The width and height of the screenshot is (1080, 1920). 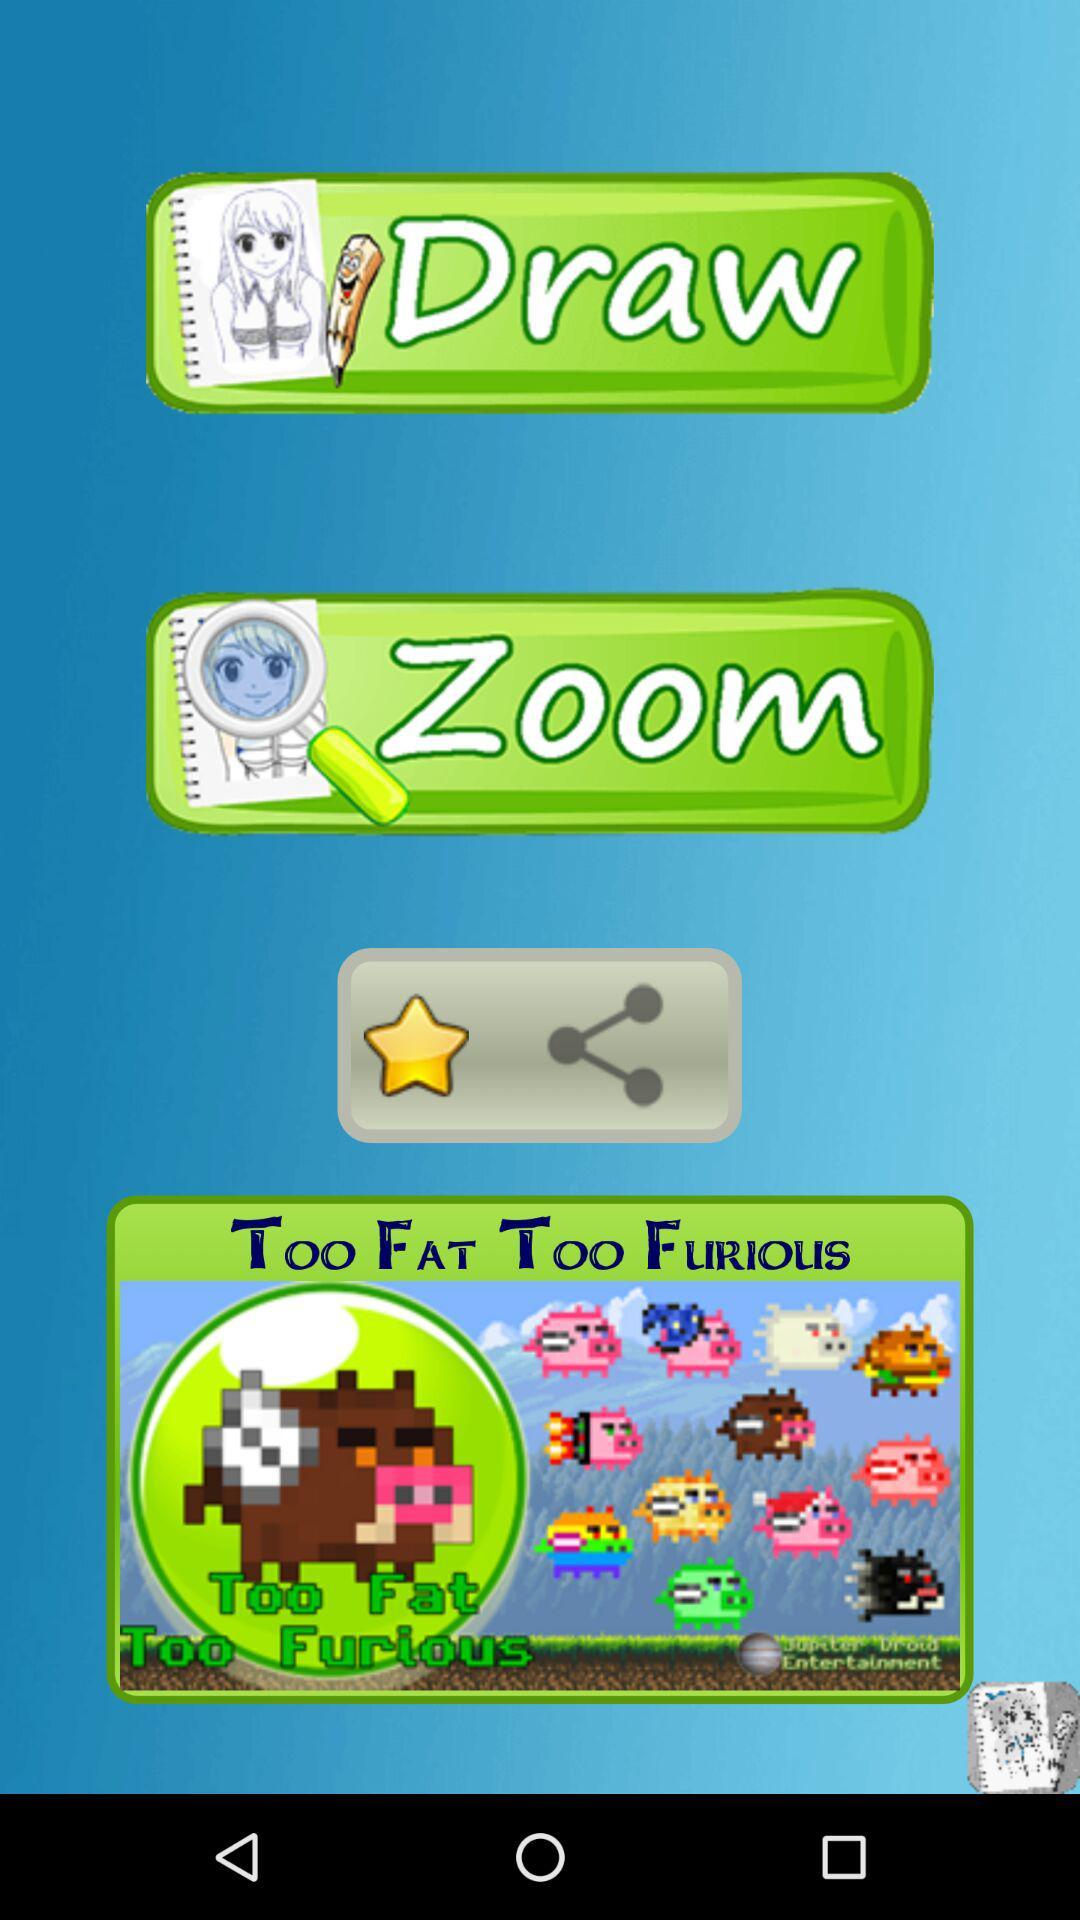 What do you see at coordinates (604, 1044) in the screenshot?
I see `search` at bounding box center [604, 1044].